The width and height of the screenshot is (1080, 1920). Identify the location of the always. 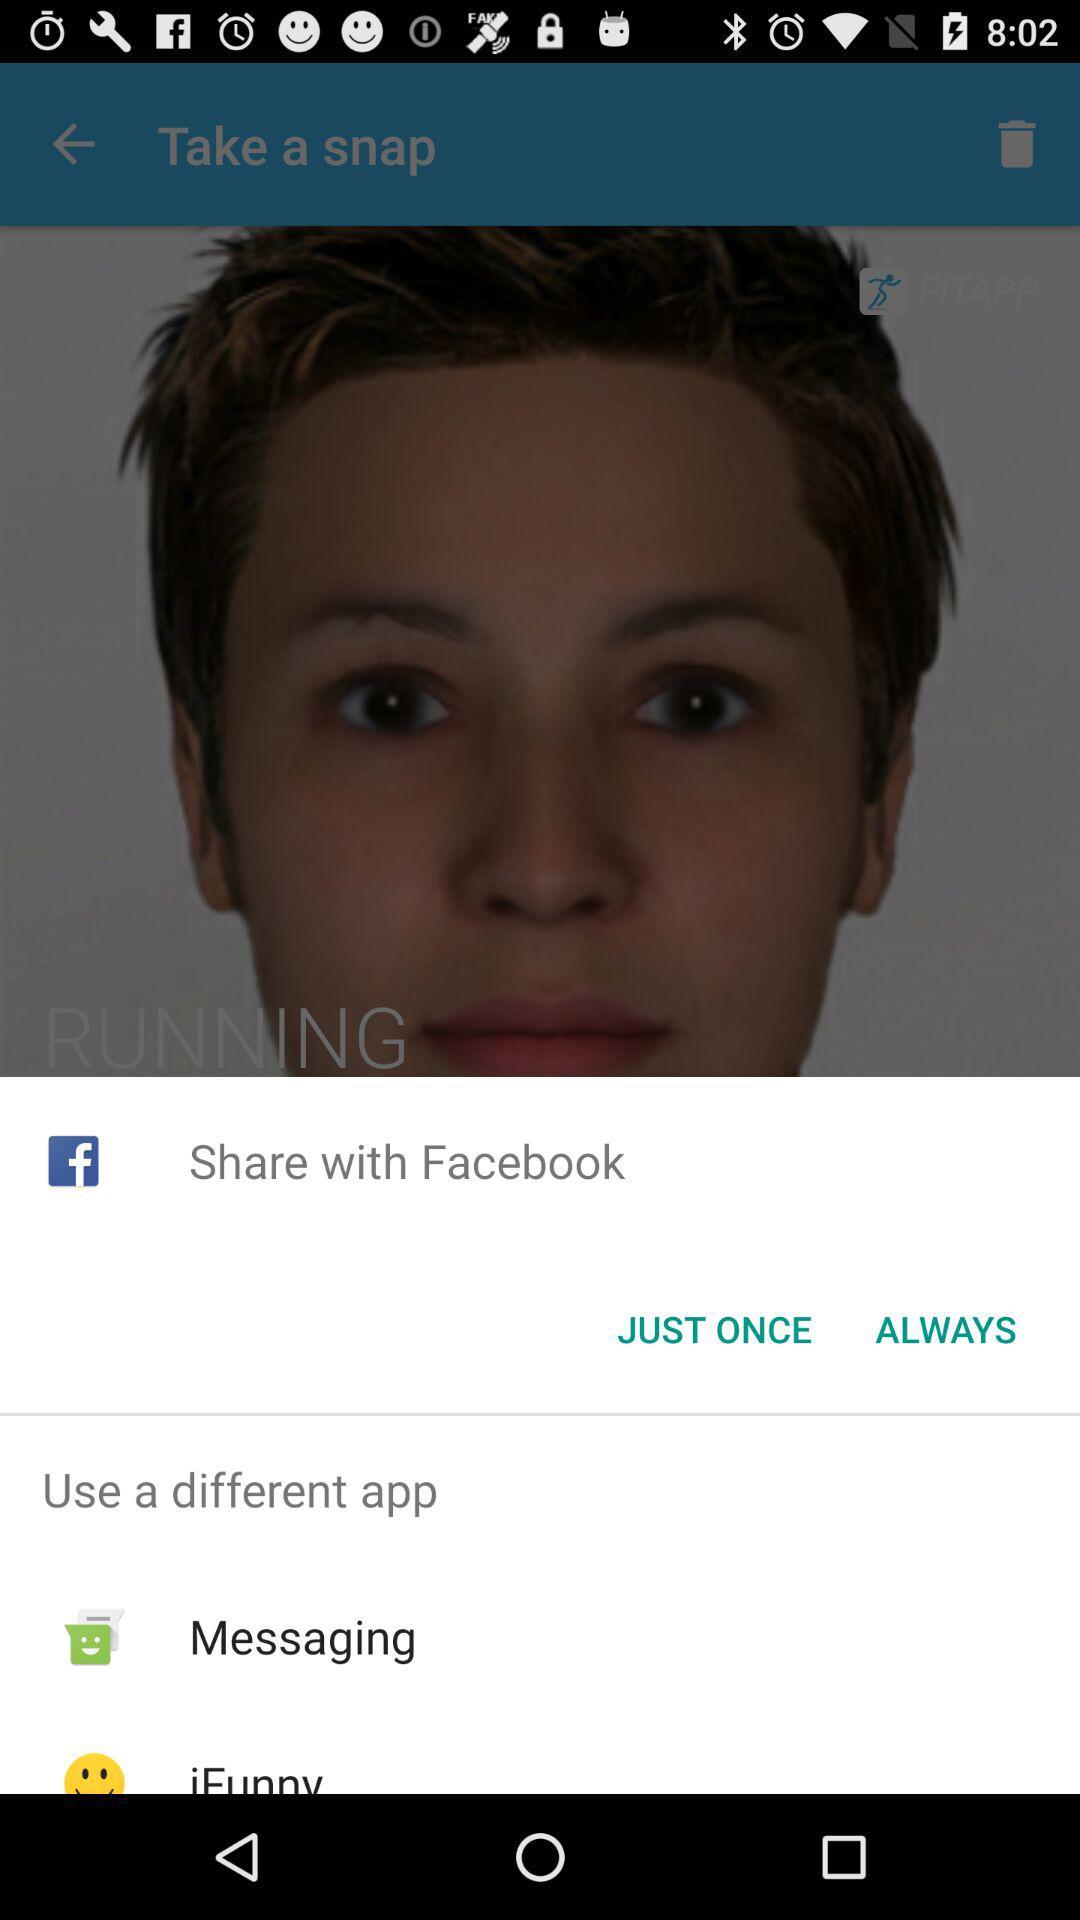
(945, 1329).